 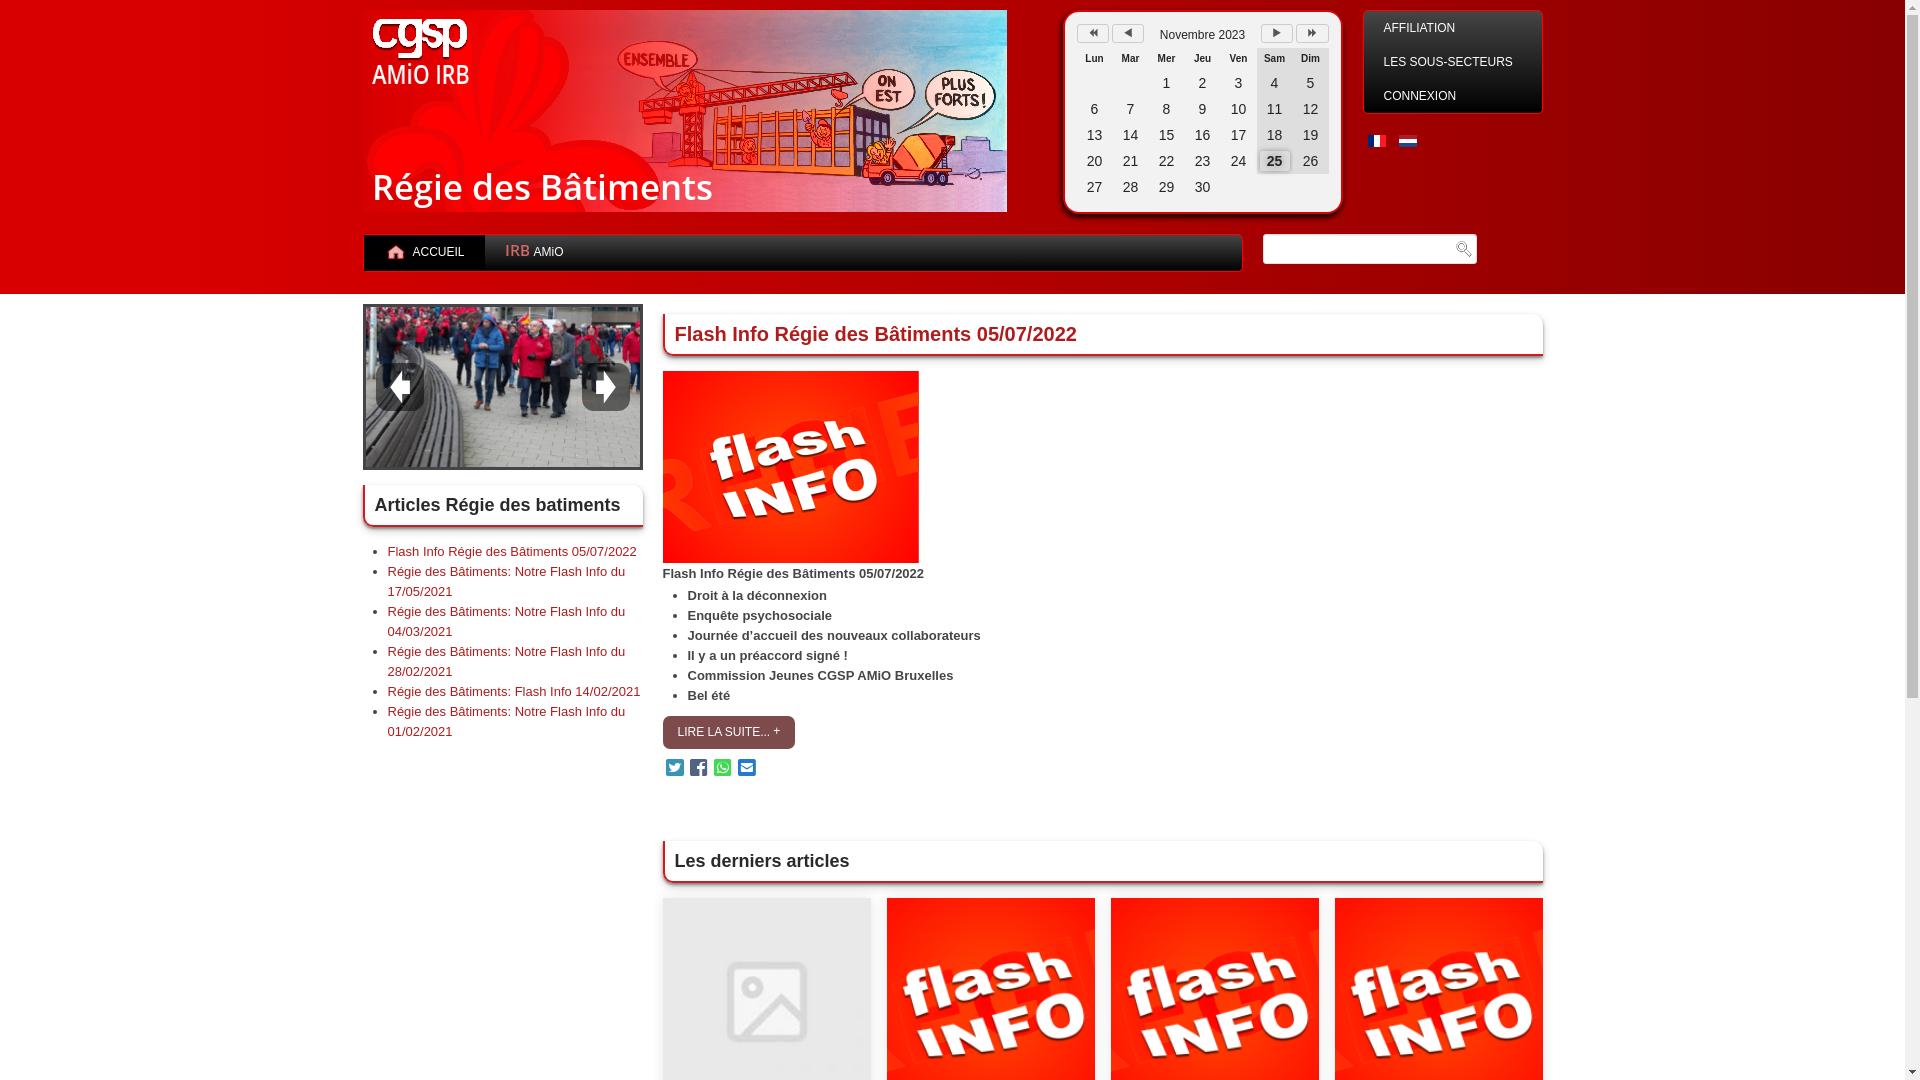 I want to click on 'LES SOUS-SECTEURS', so click(x=1453, y=60).